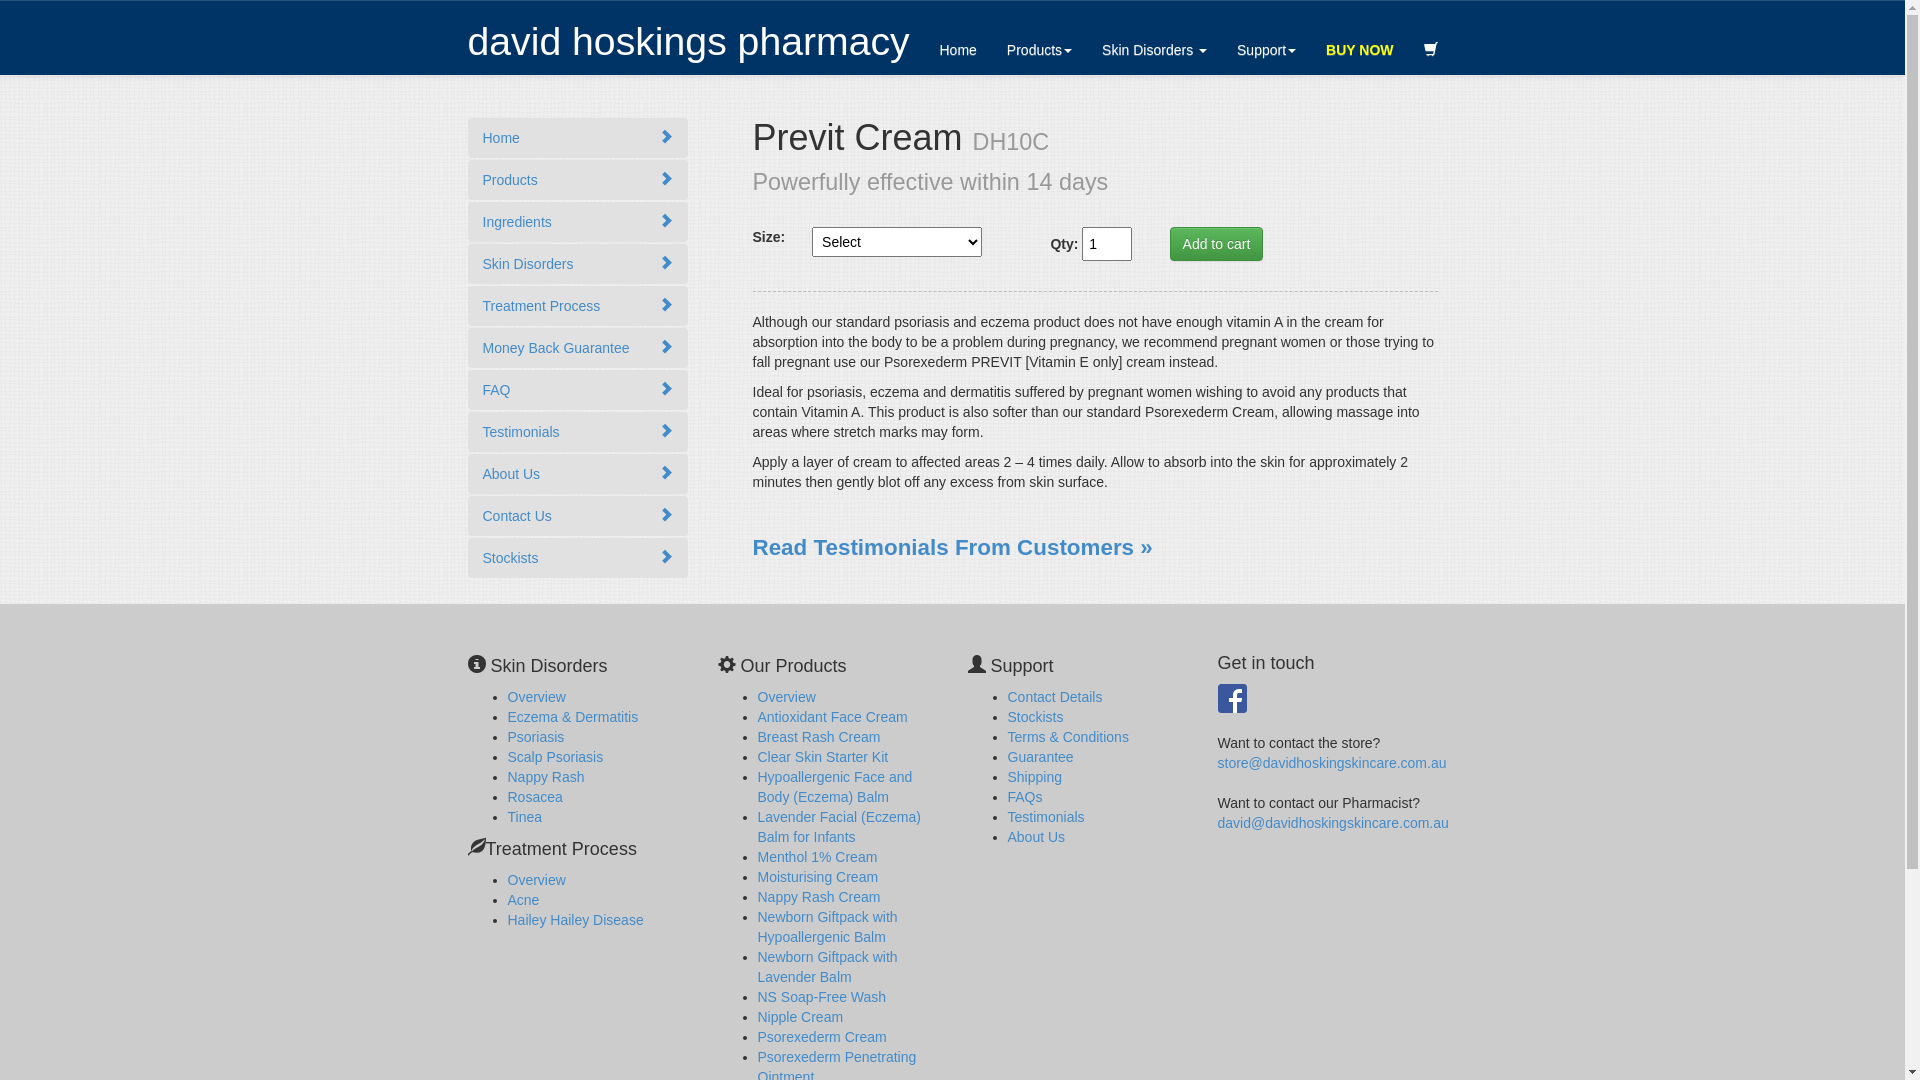  What do you see at coordinates (575, 920) in the screenshot?
I see `'Hailey Hailey Disease'` at bounding box center [575, 920].